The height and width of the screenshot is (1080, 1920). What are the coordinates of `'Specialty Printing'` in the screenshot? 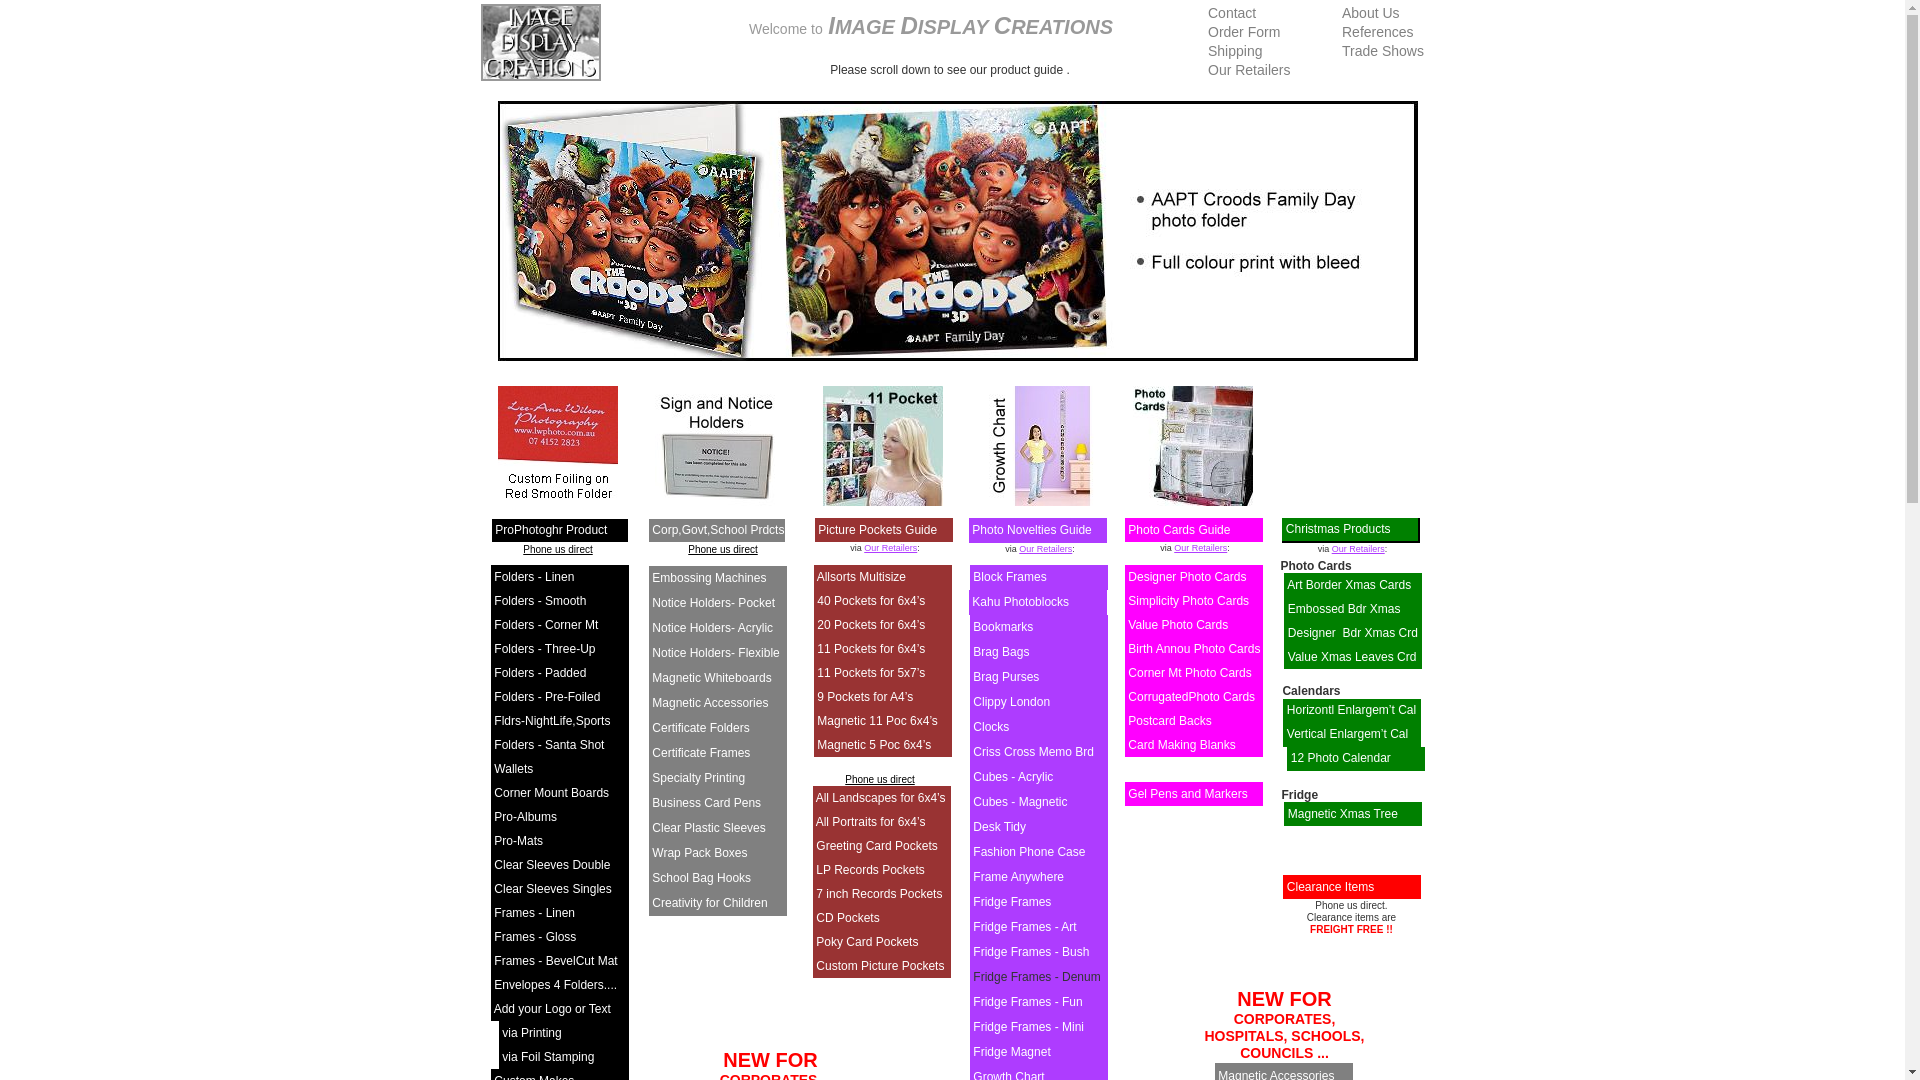 It's located at (698, 777).